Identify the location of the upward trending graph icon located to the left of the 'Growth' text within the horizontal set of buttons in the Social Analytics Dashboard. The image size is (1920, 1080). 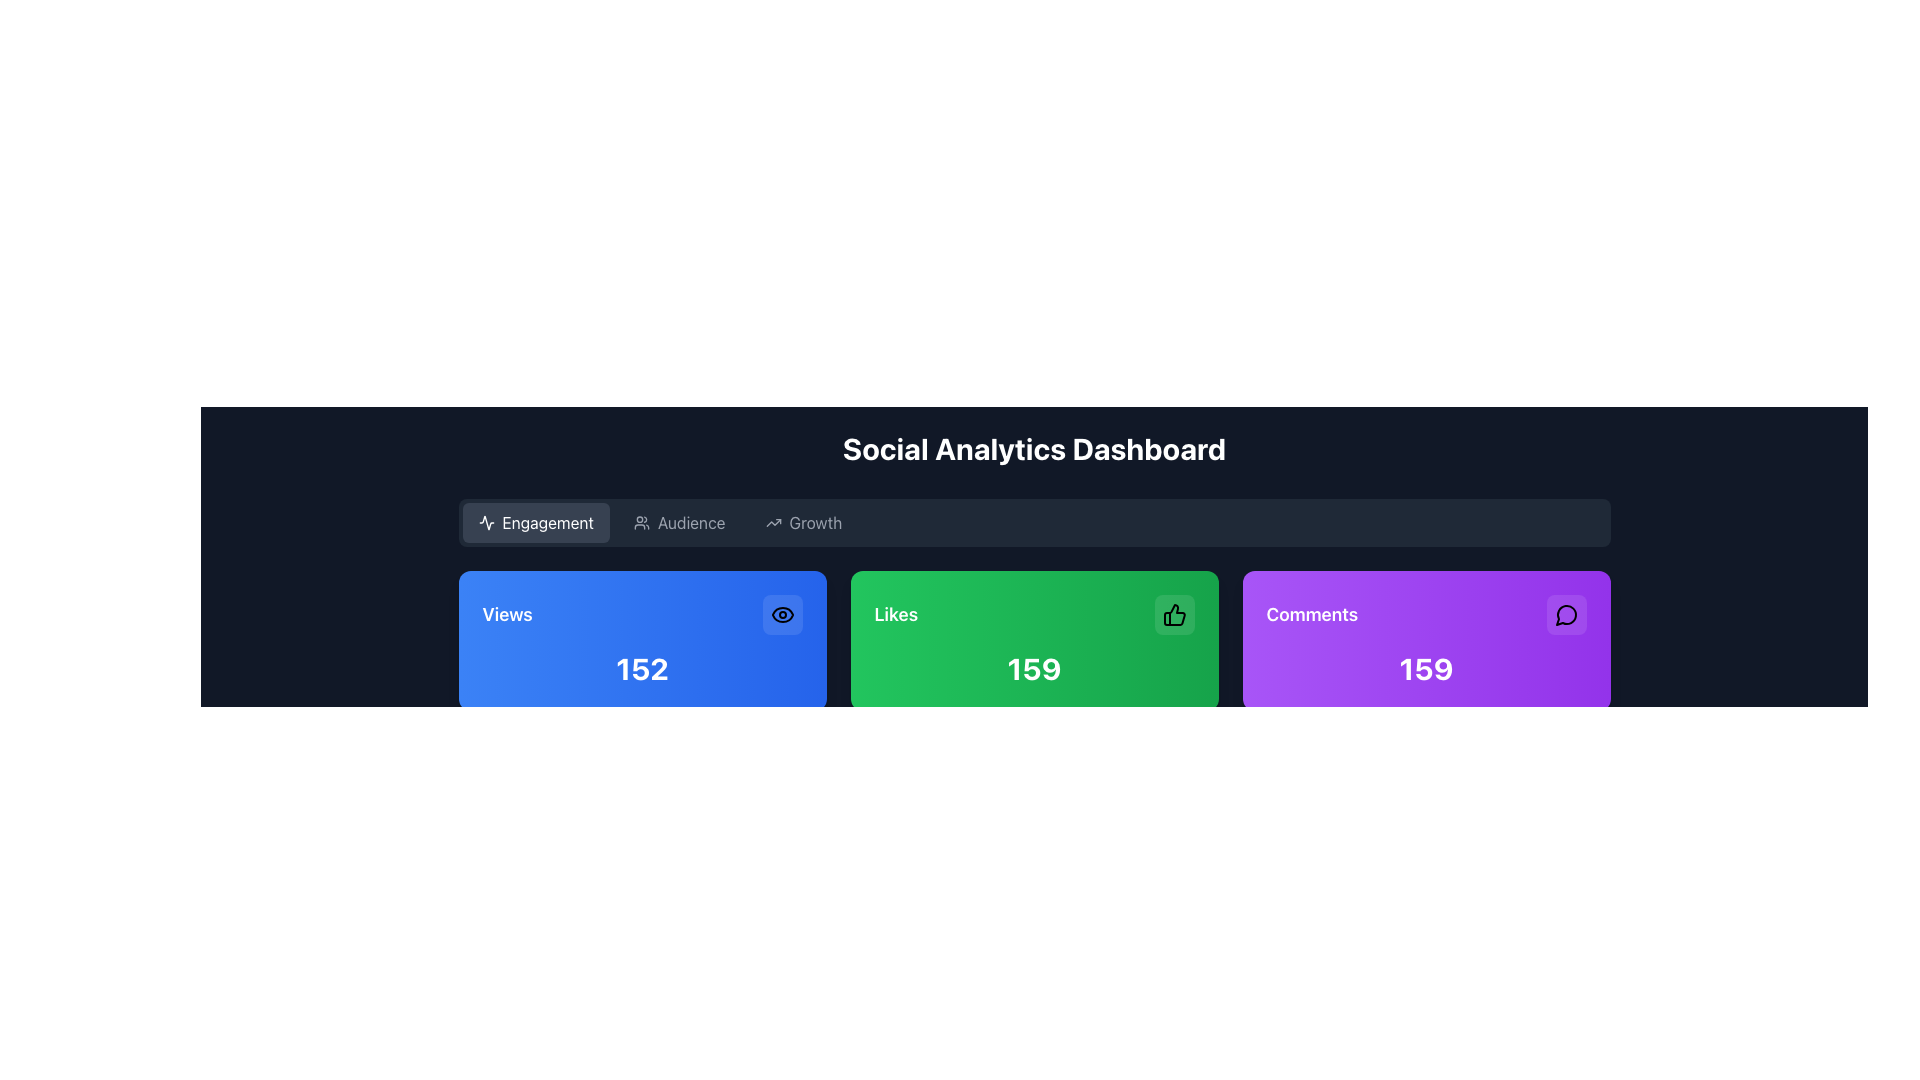
(772, 522).